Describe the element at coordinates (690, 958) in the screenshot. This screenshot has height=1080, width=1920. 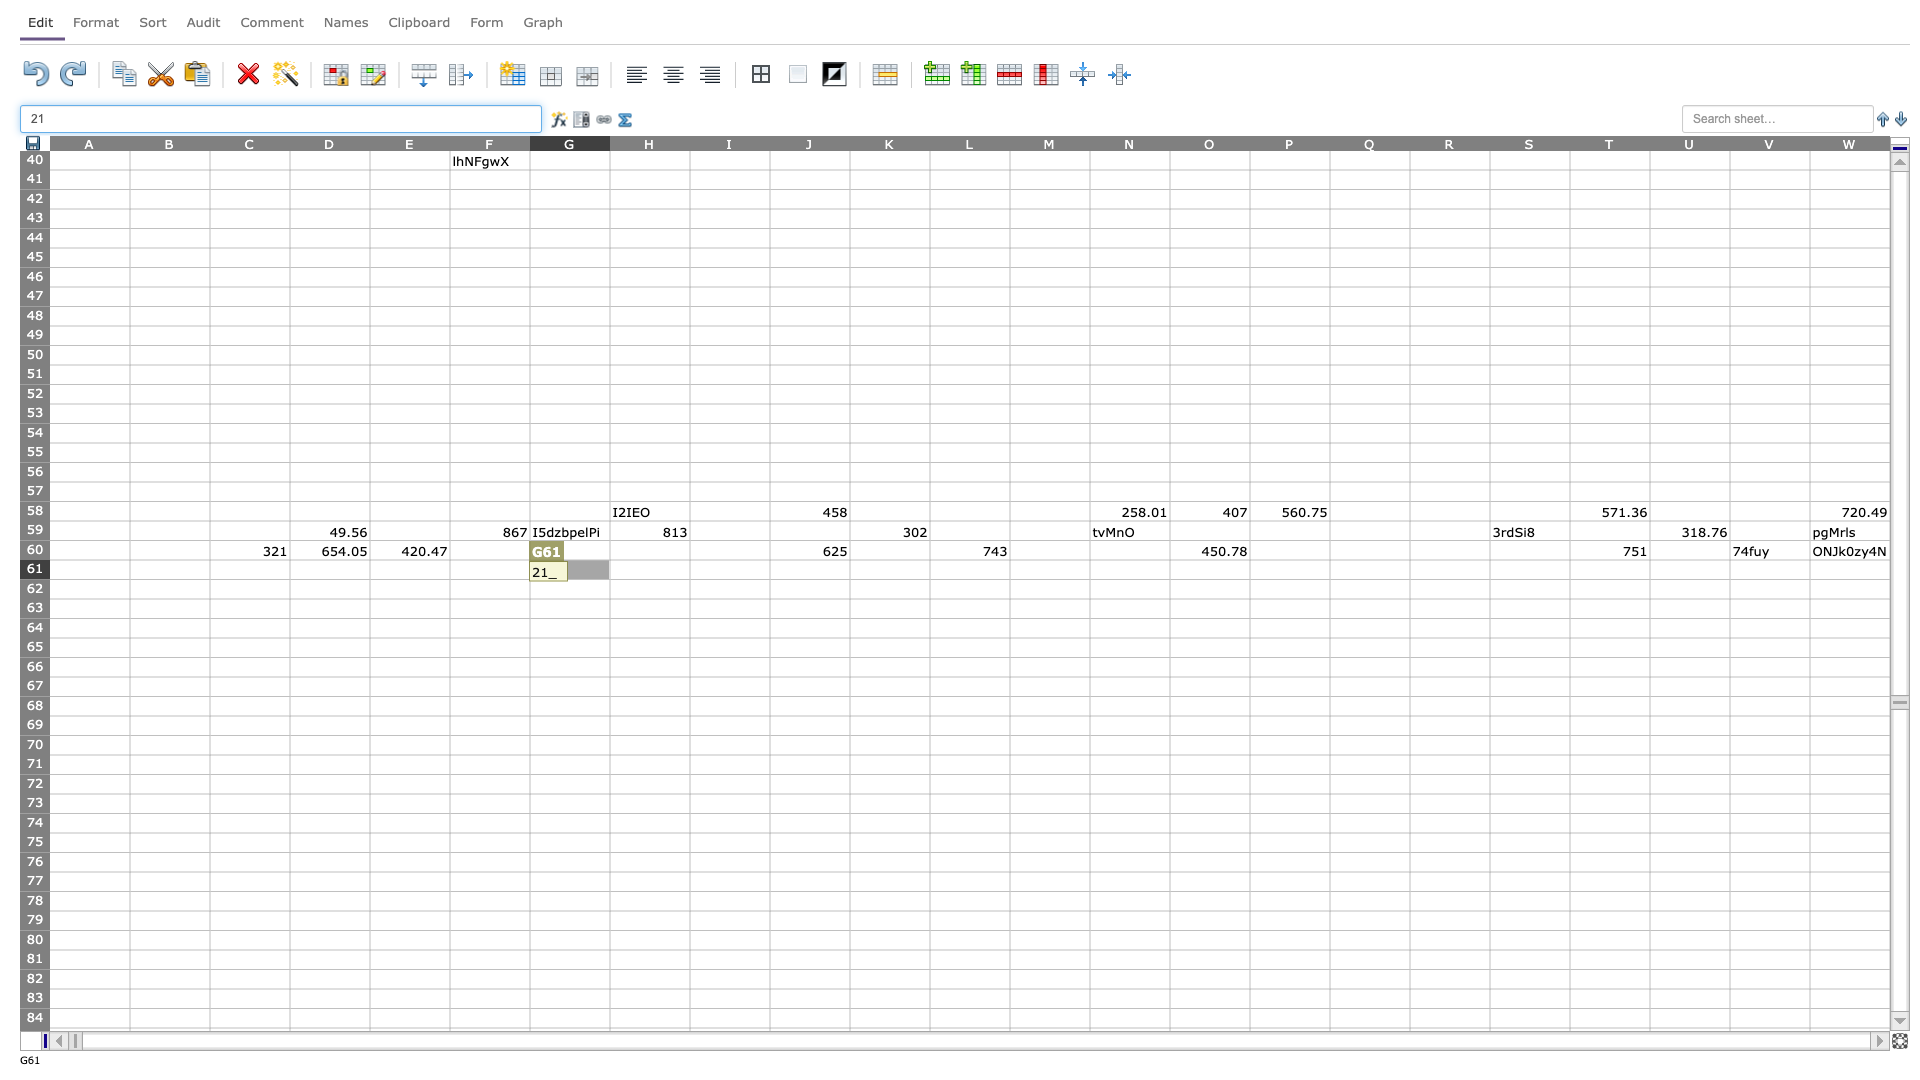
I see `right border at column H row 81` at that location.